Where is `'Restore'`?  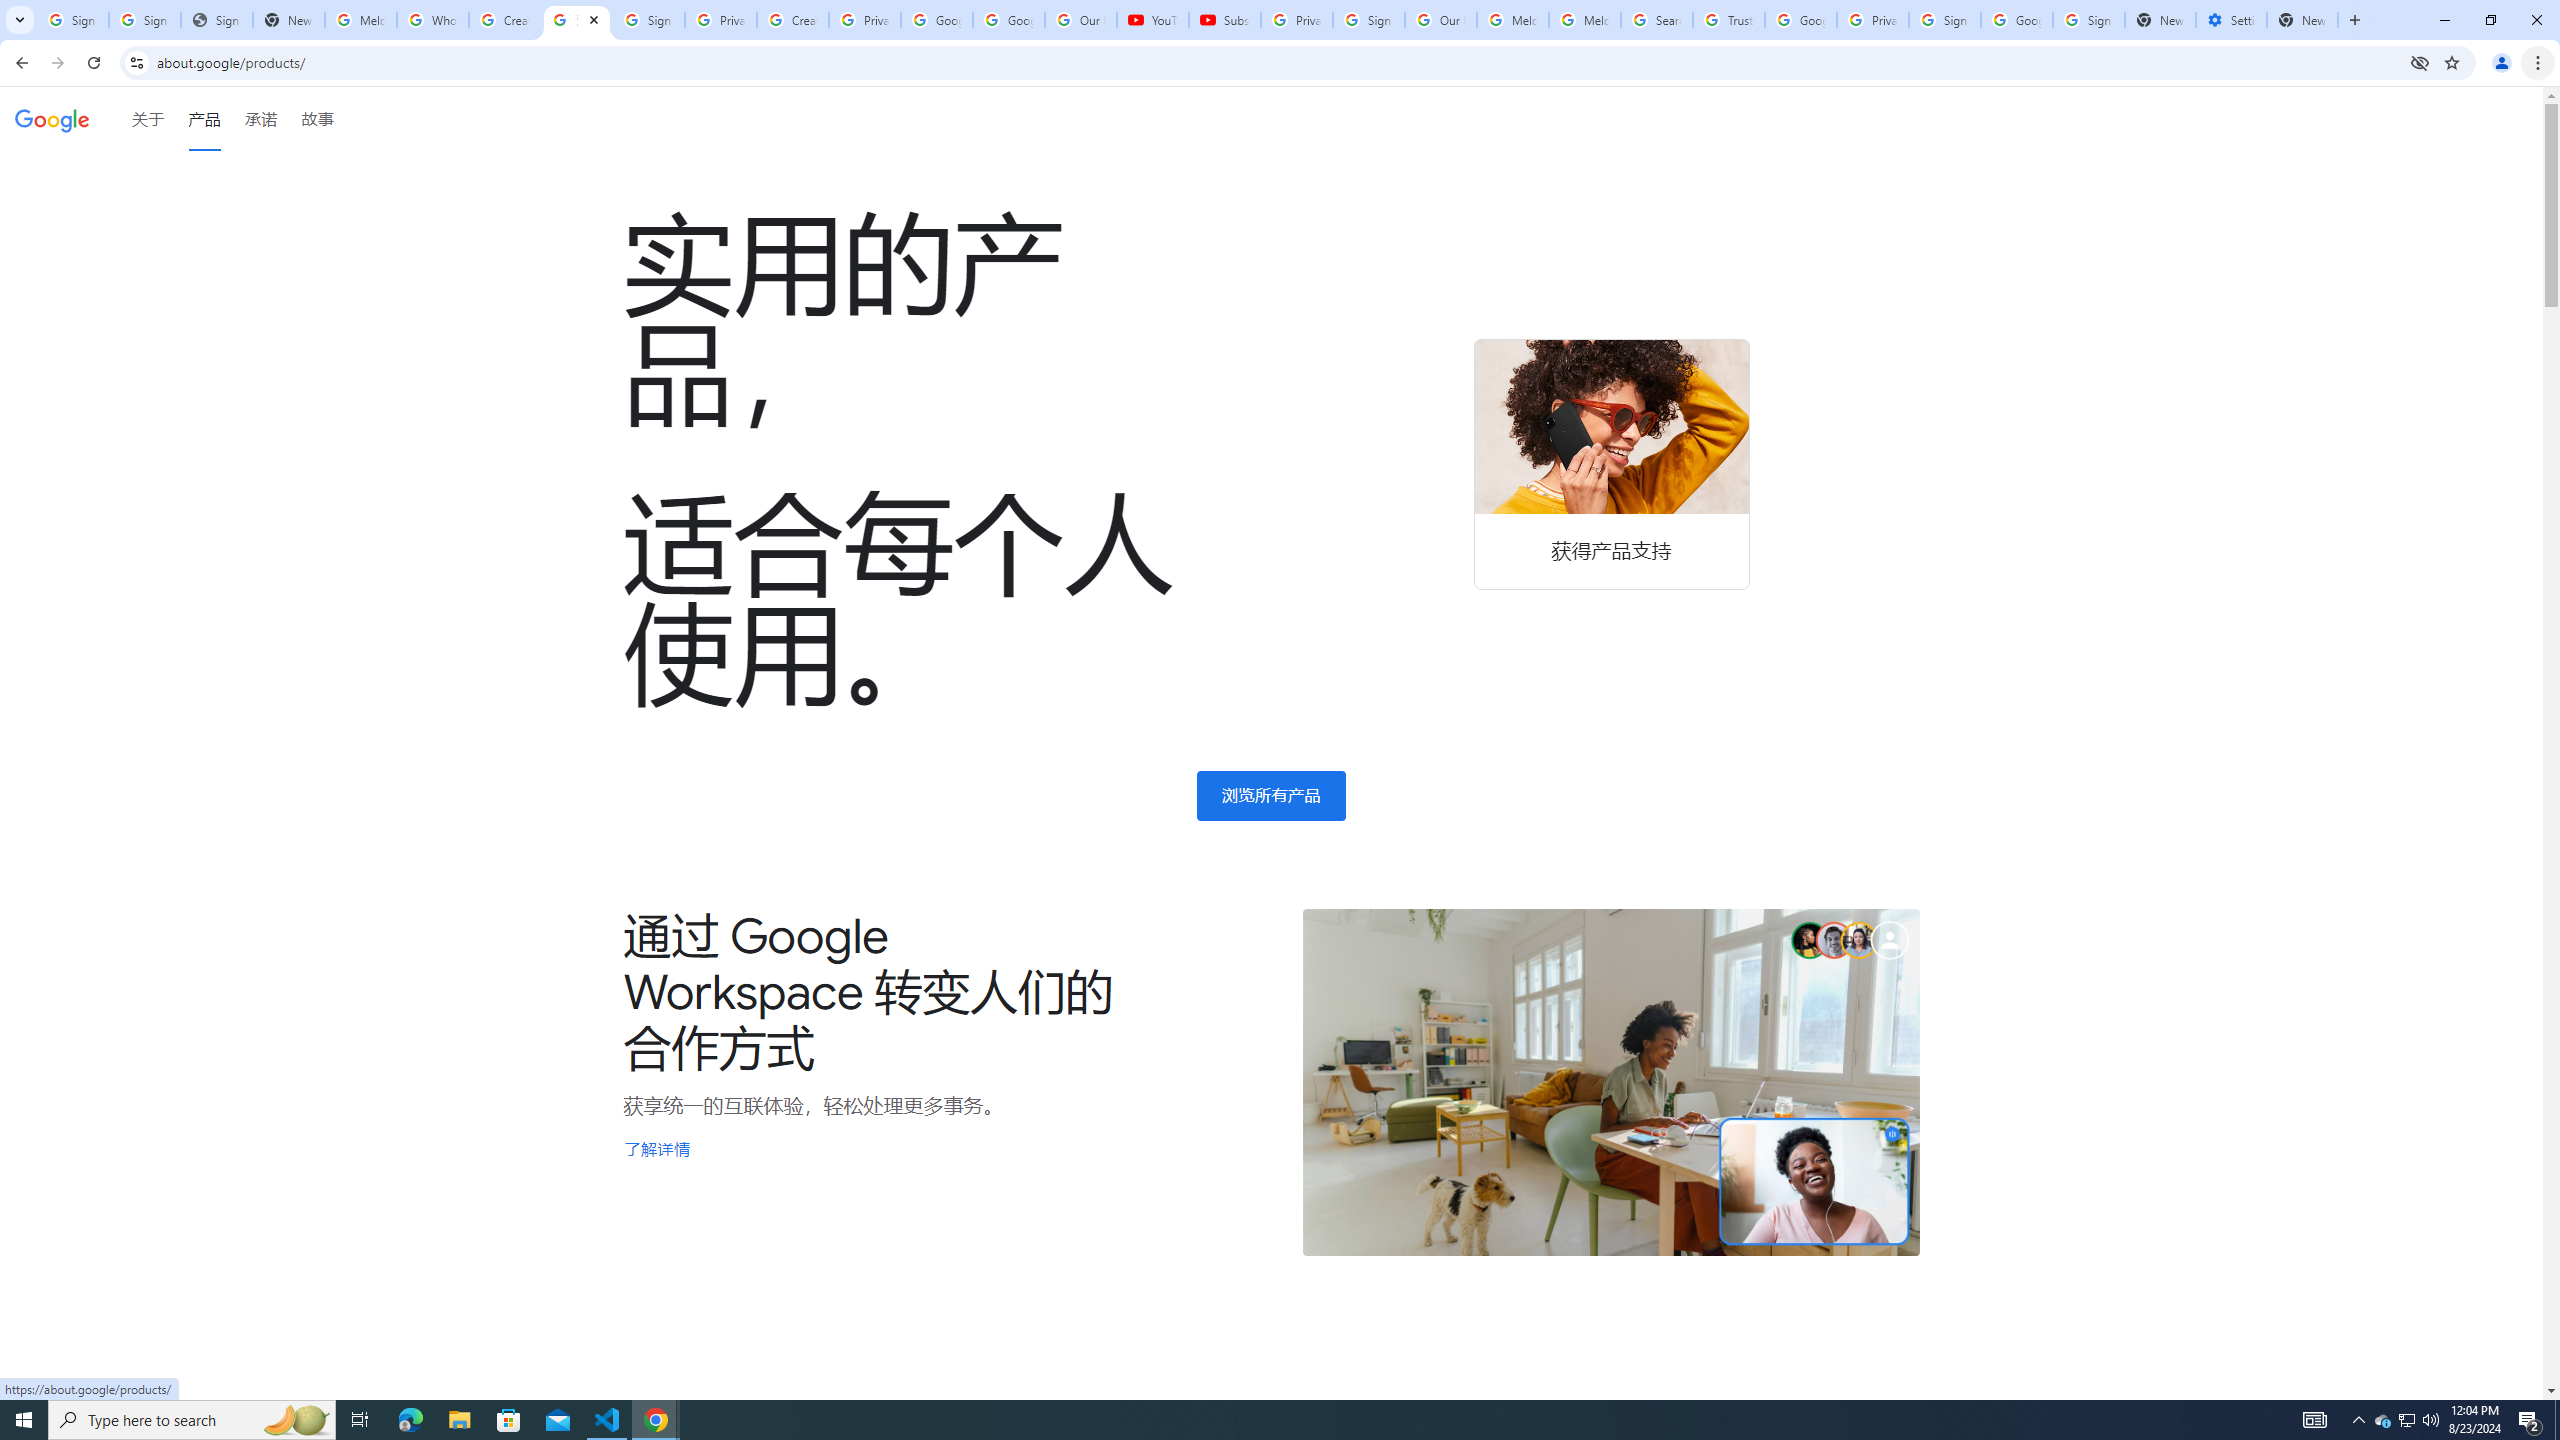
'Restore' is located at coordinates (2490, 19).